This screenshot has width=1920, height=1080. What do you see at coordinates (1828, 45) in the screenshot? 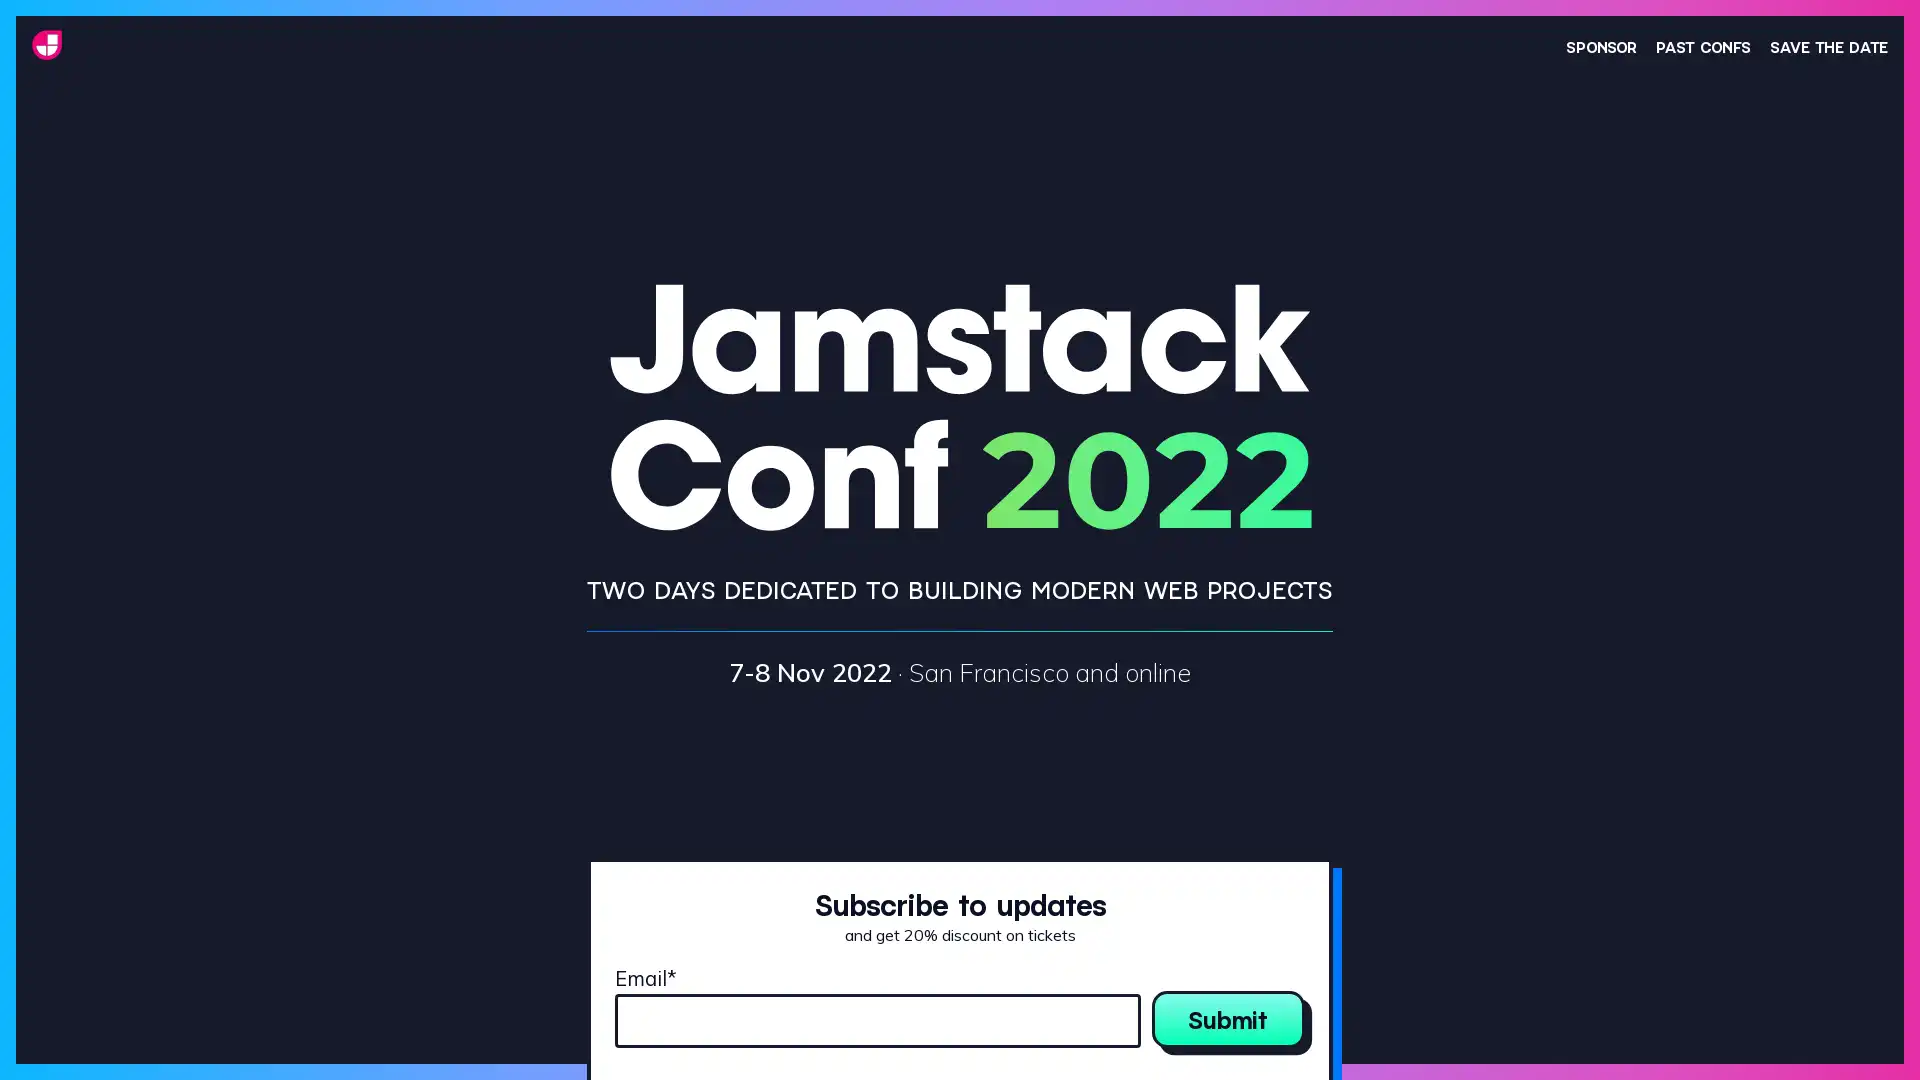
I see `SAVE THE DATE` at bounding box center [1828, 45].